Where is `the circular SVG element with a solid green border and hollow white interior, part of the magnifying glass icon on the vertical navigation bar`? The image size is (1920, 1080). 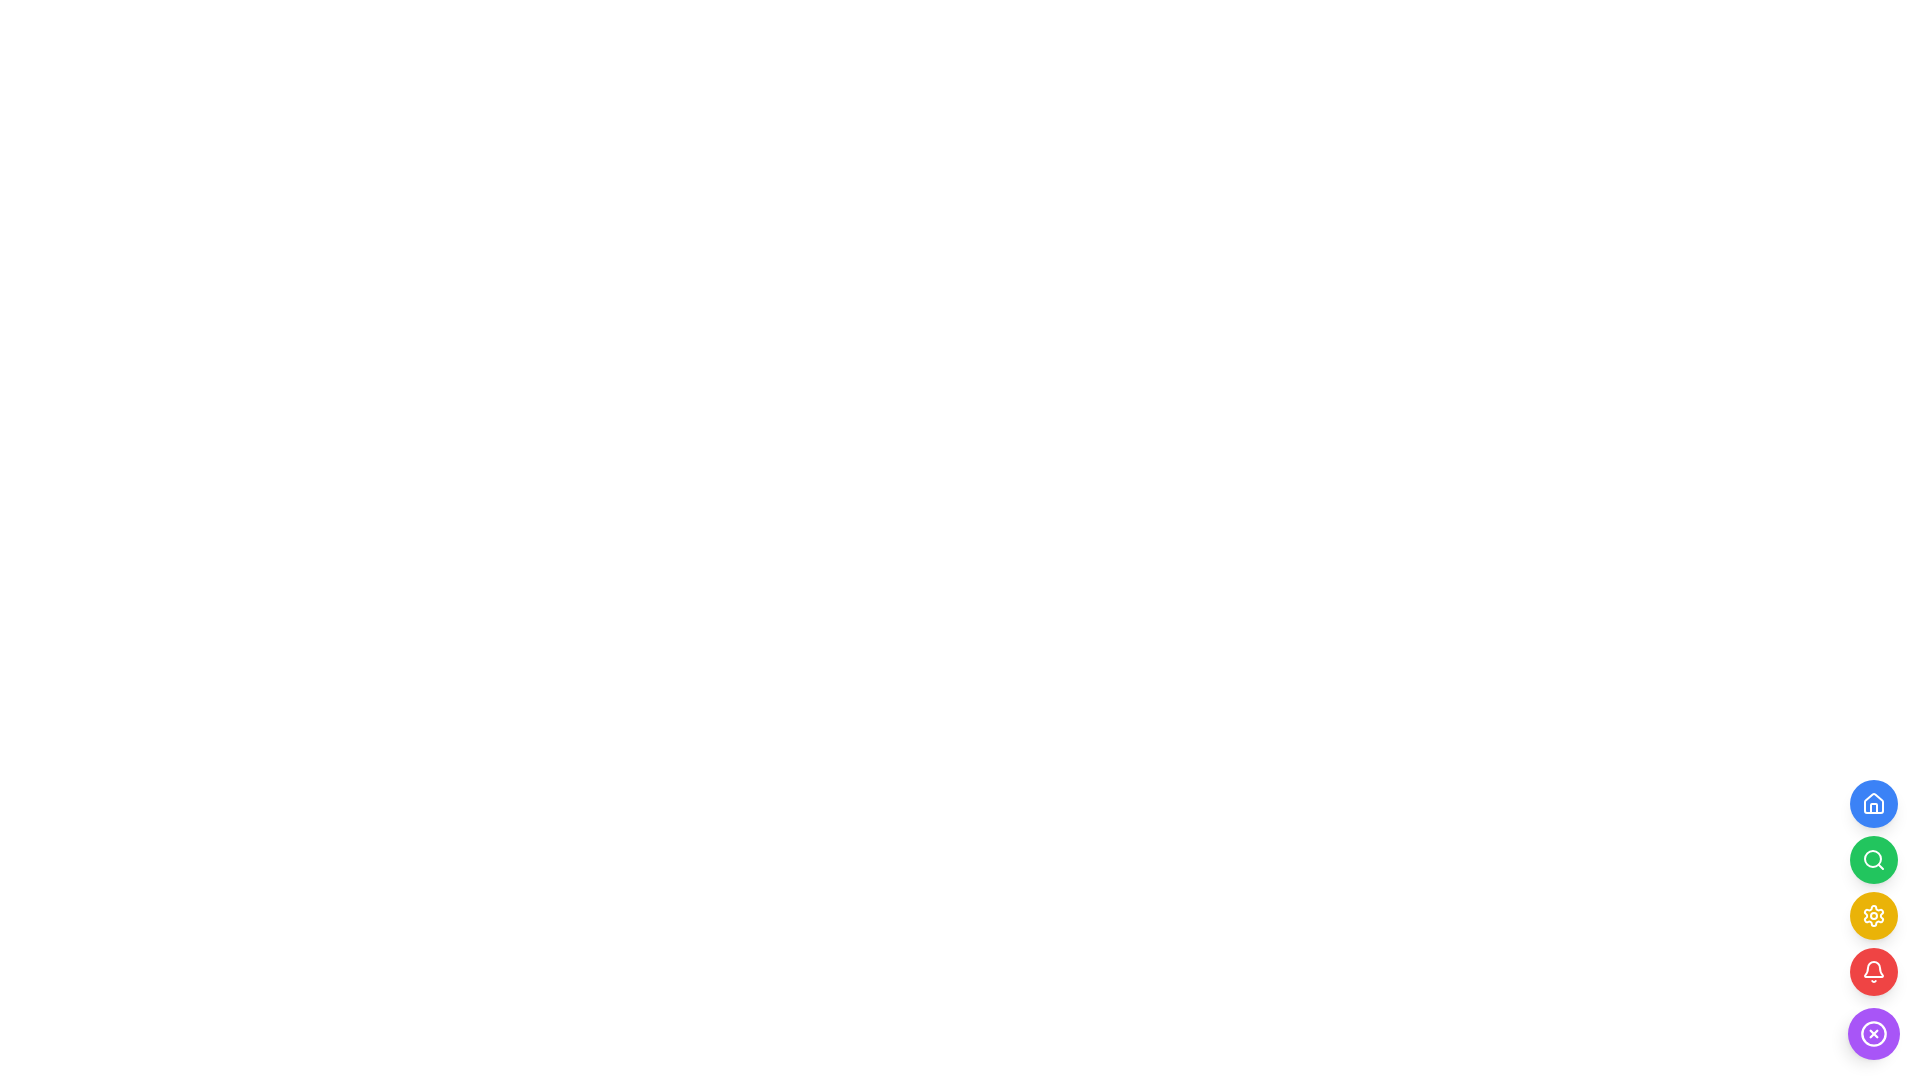 the circular SVG element with a solid green border and hollow white interior, part of the magnifying glass icon on the vertical navigation bar is located at coordinates (1871, 858).